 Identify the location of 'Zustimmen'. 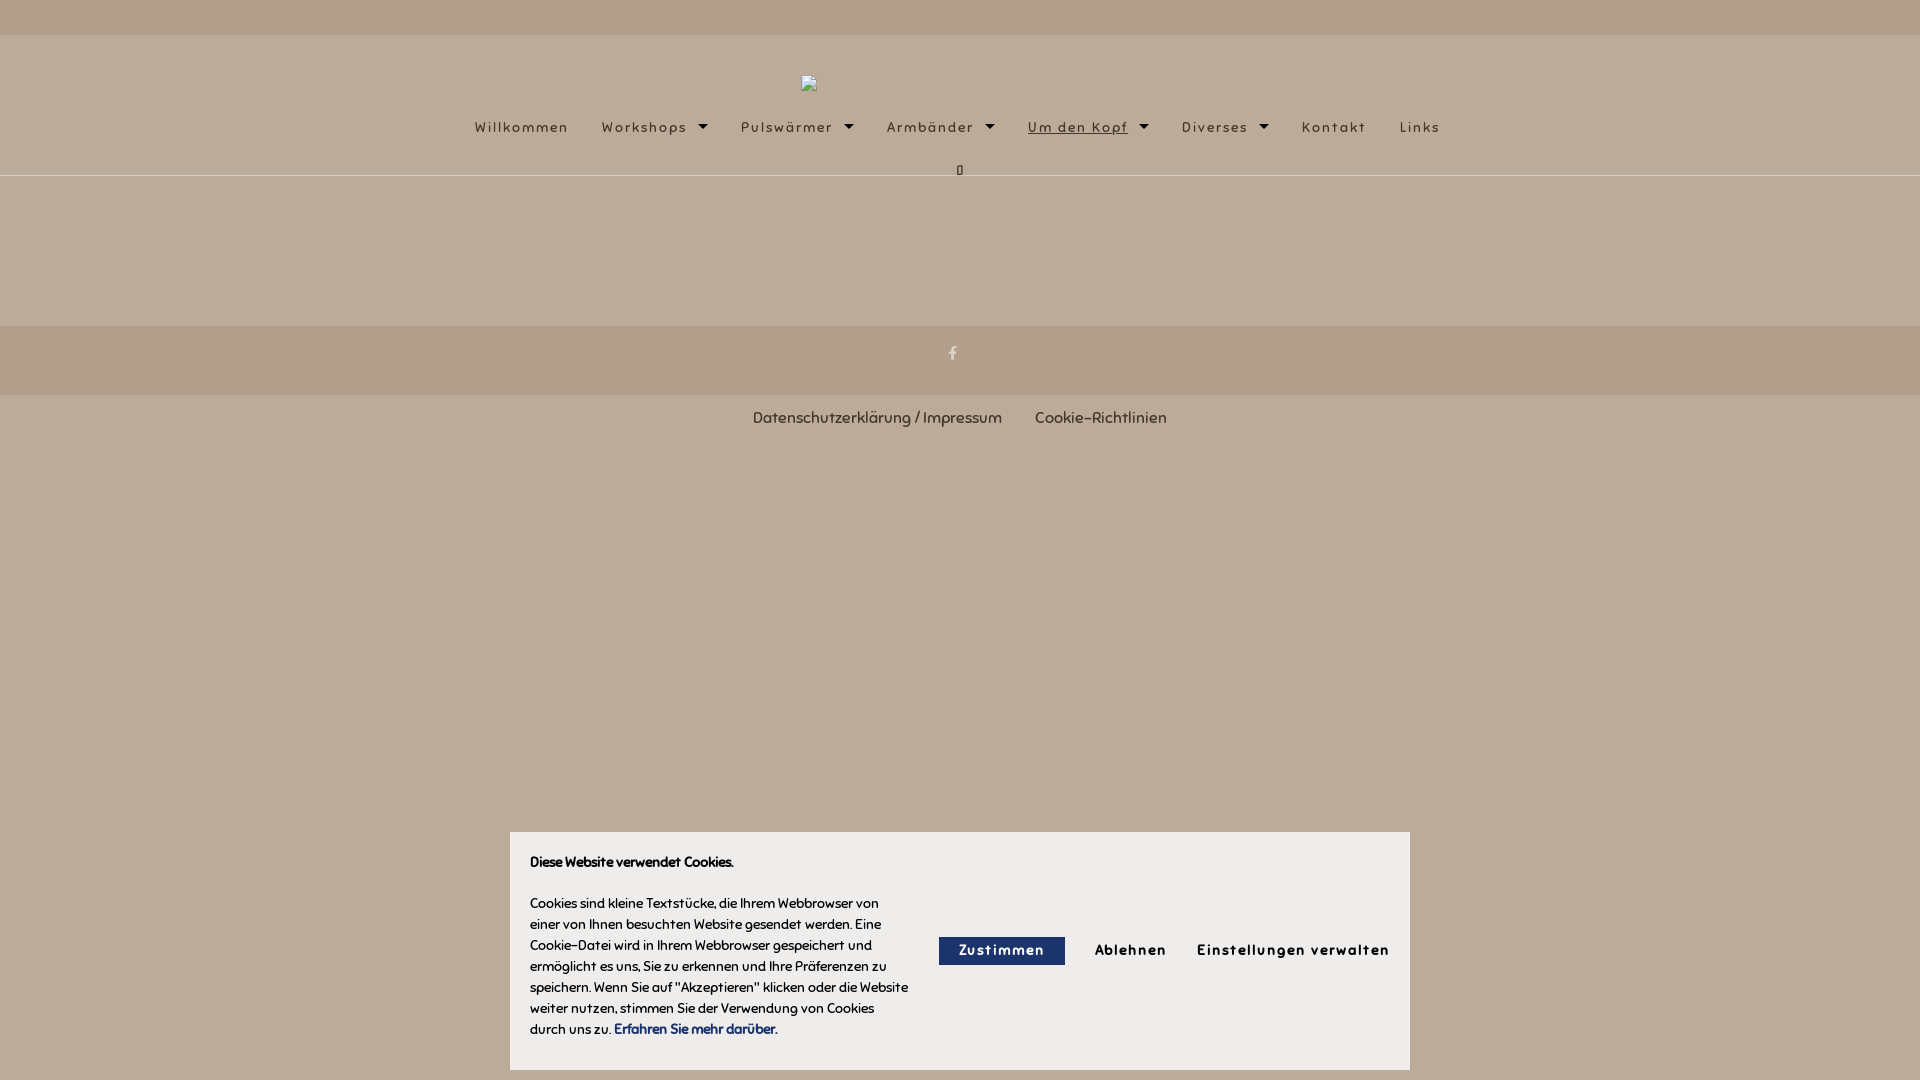
(1002, 950).